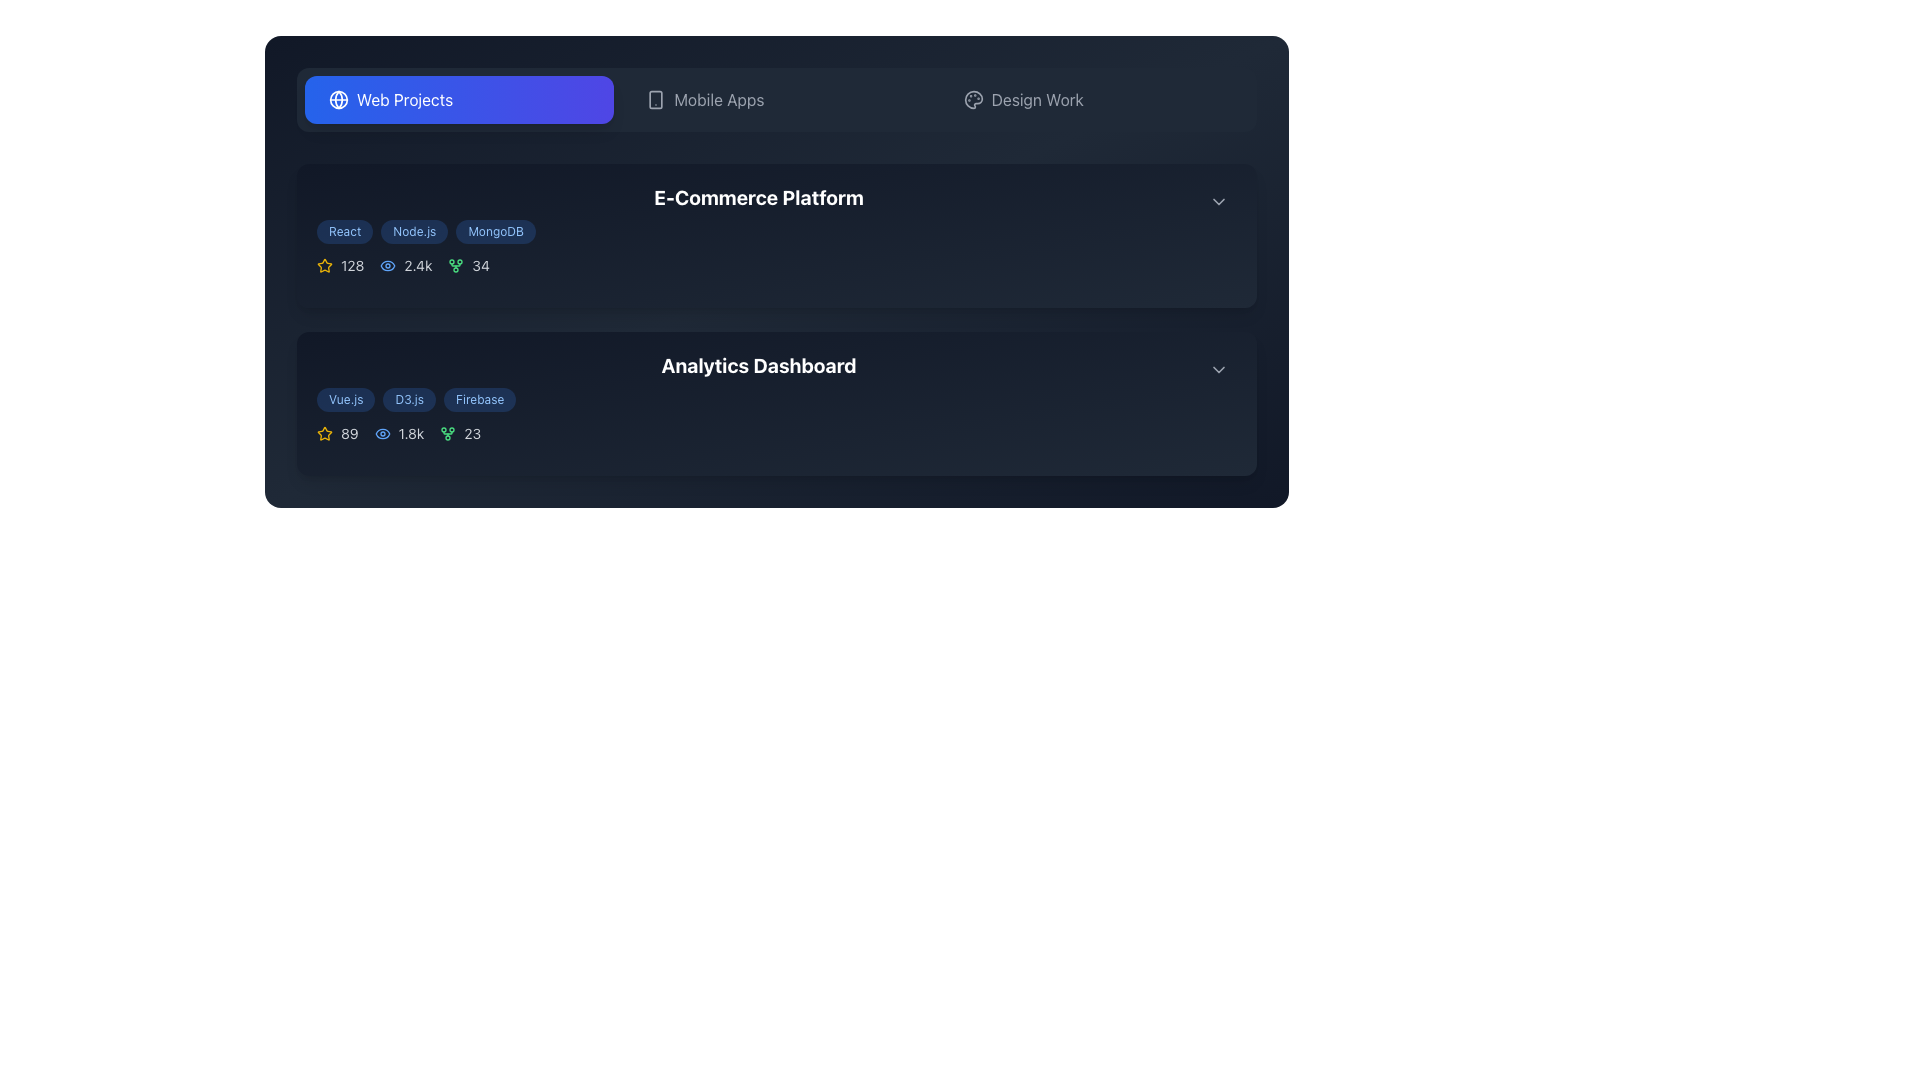 This screenshot has width=1920, height=1080. Describe the element at coordinates (339, 100) in the screenshot. I see `the globe icon by clicking on the center of the circle that forms its outline` at that location.